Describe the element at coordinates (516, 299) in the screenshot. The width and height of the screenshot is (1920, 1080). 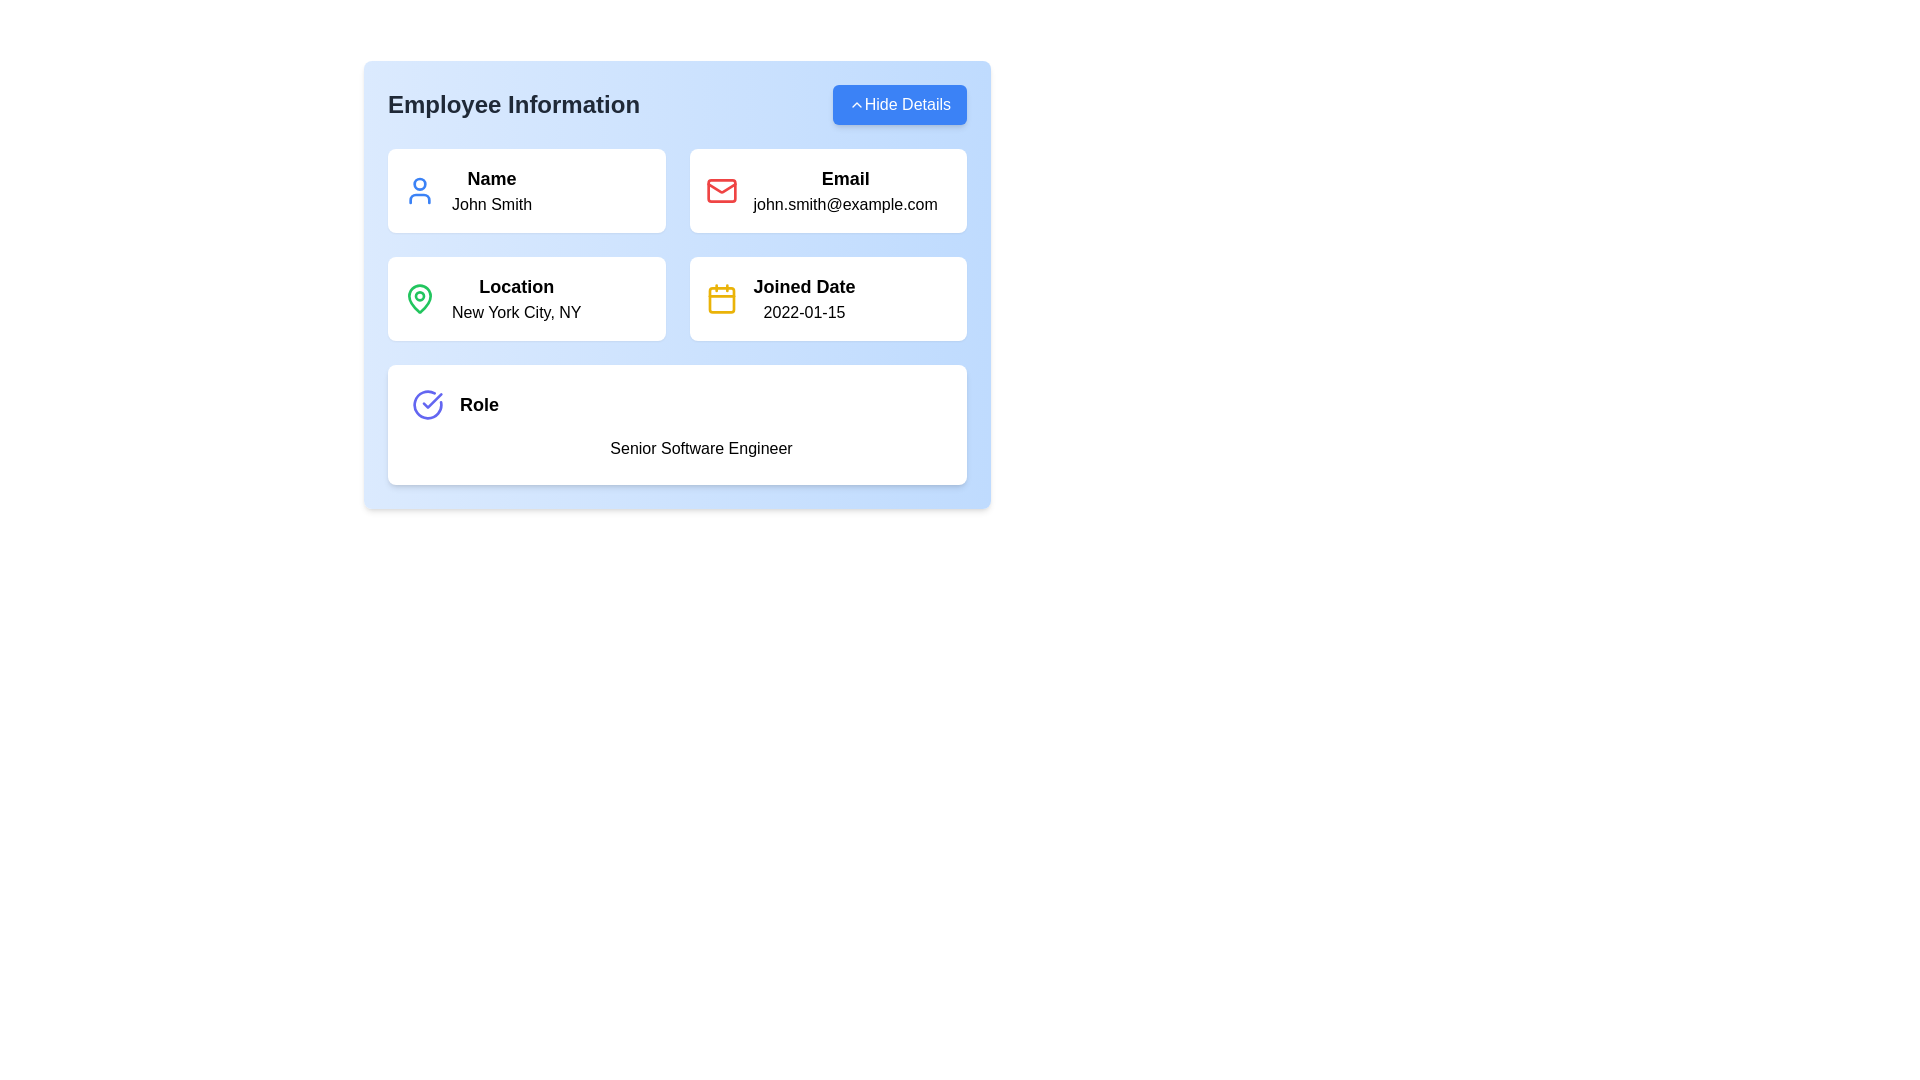
I see `the text display element that shows the title 'Location' and the details 'New York City, NY', which is located in the second row, first column of the grid layout in the employee information card` at that location.